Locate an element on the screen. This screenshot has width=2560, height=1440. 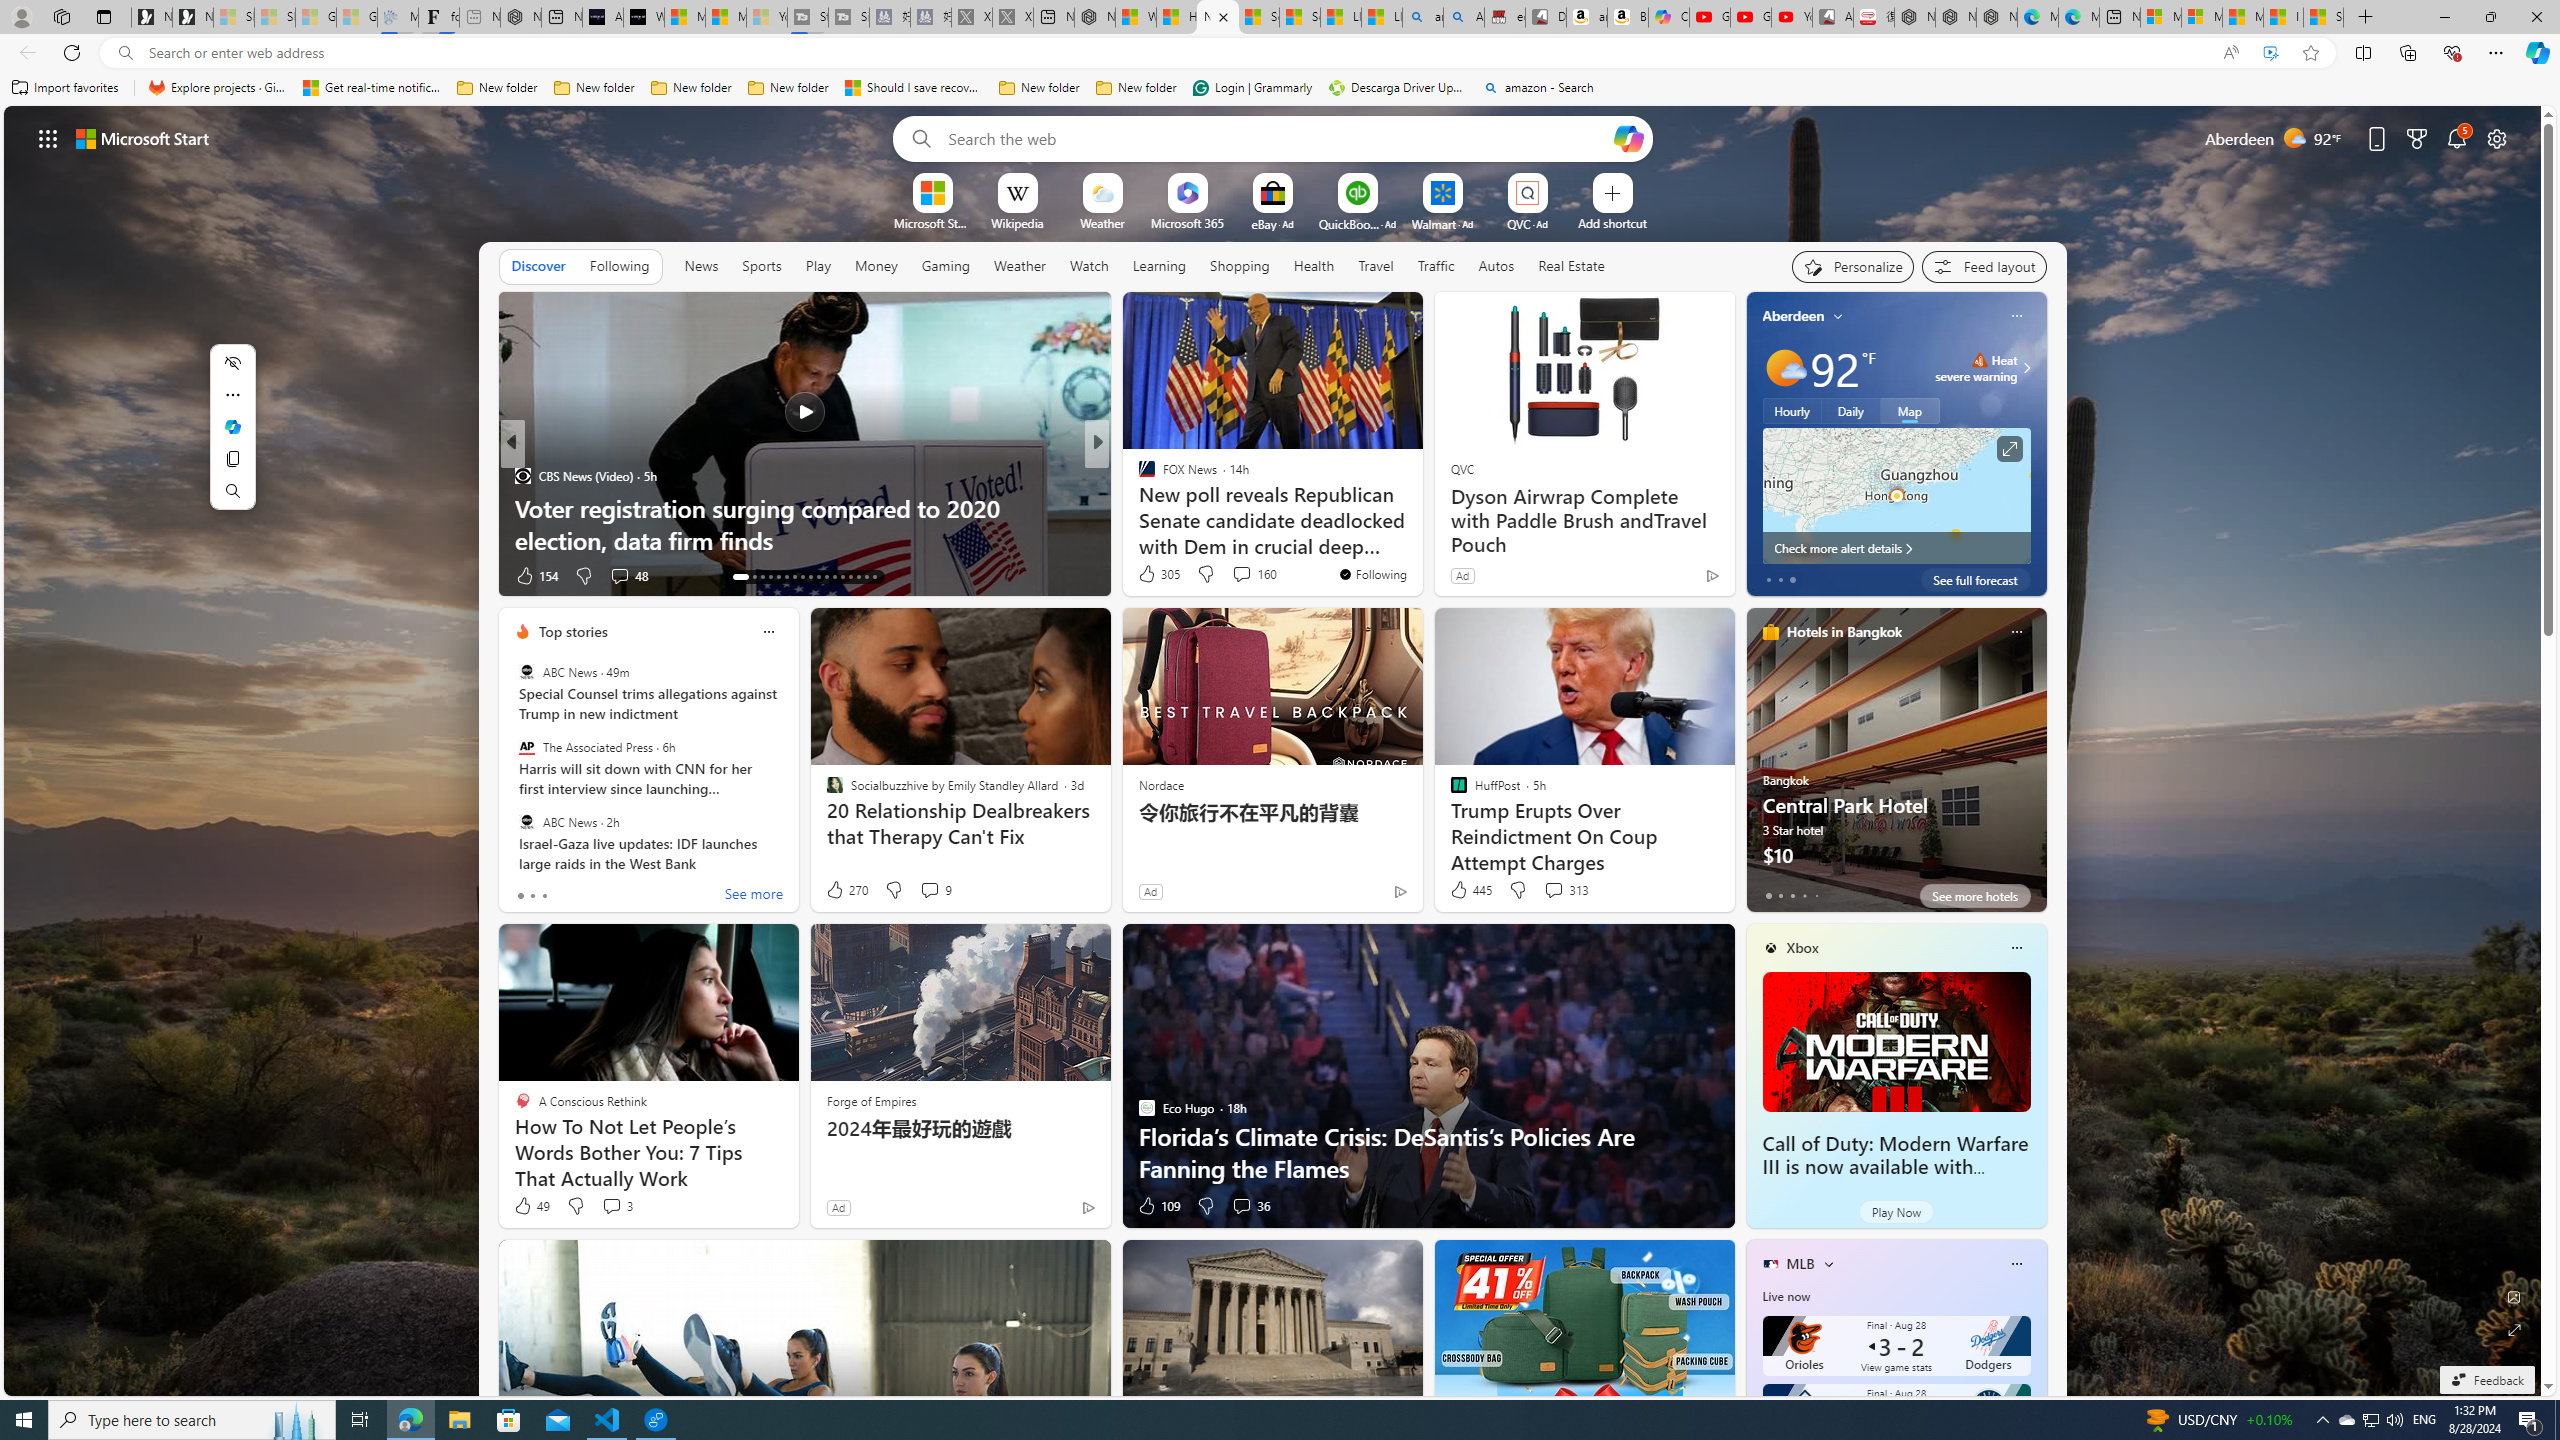
'Weather' is located at coordinates (1019, 265).